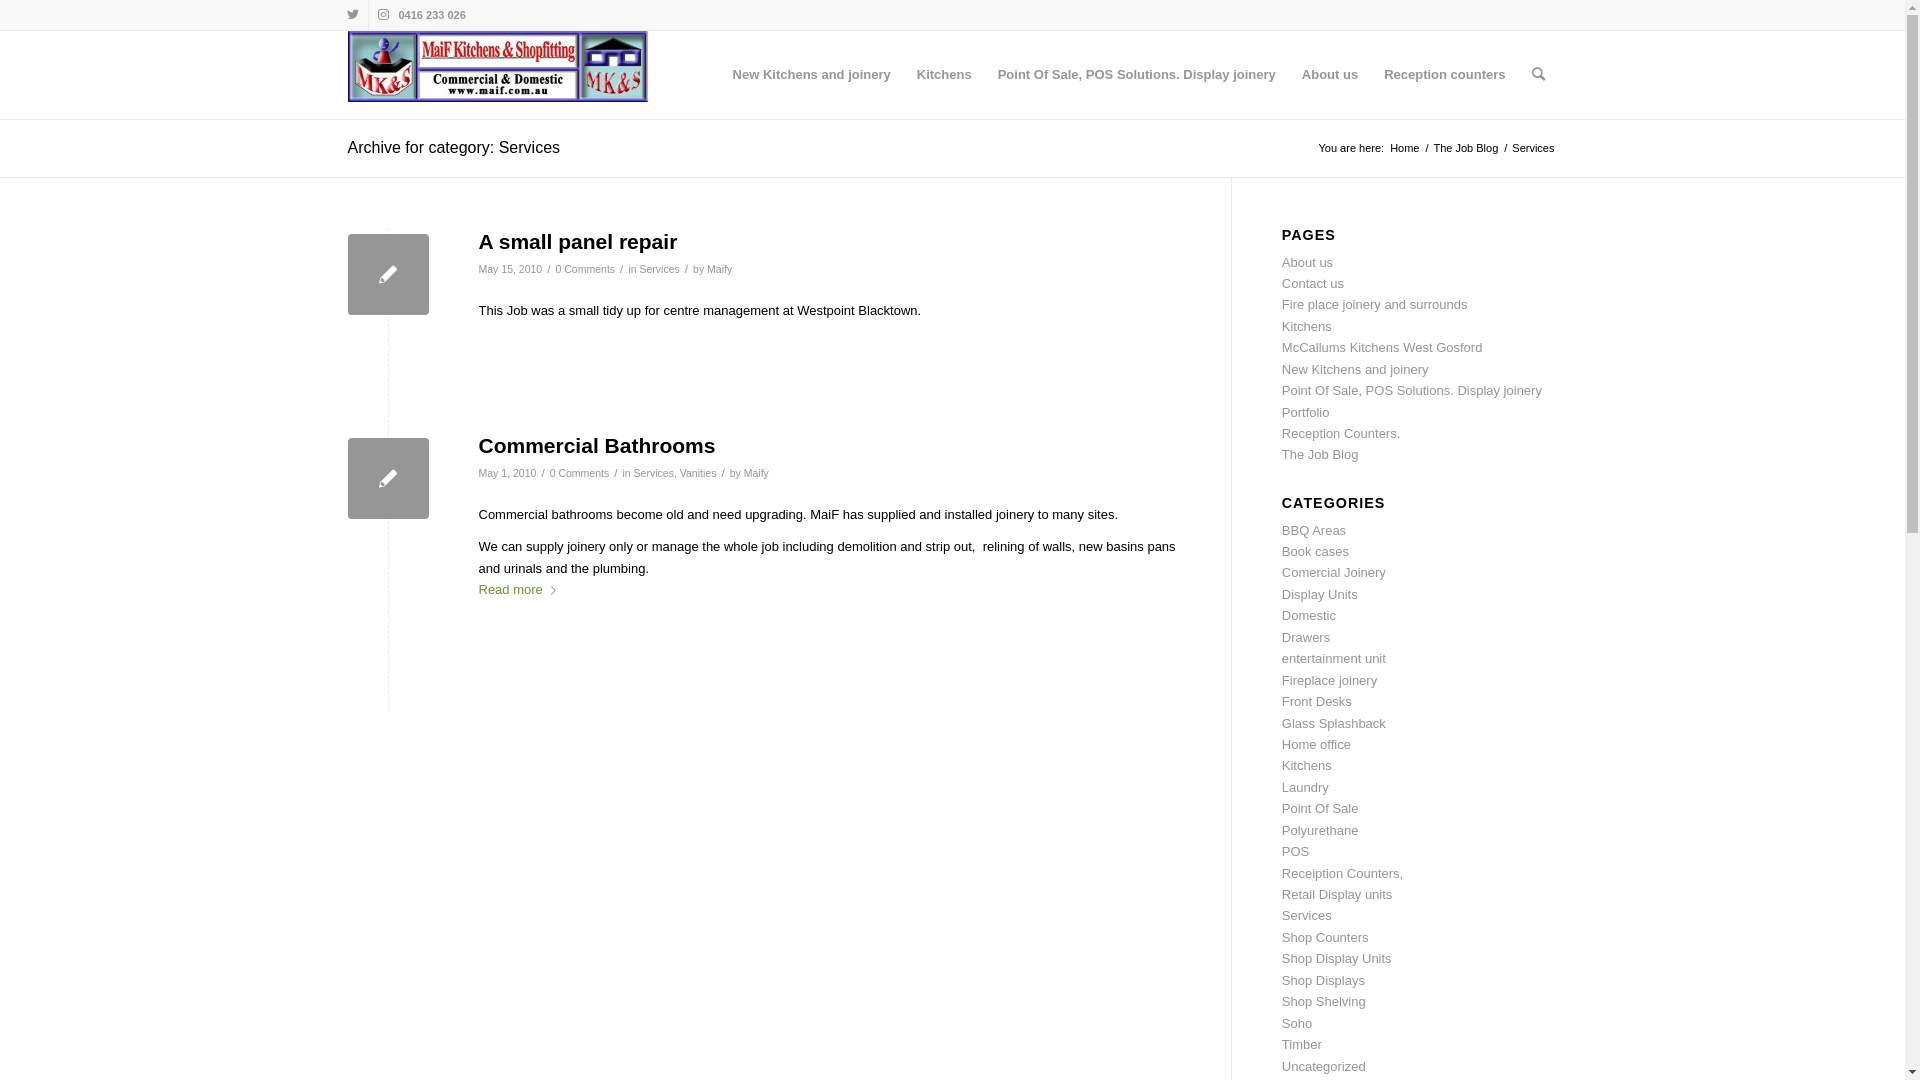  Describe the element at coordinates (1324, 1065) in the screenshot. I see `'Uncategorized'` at that location.